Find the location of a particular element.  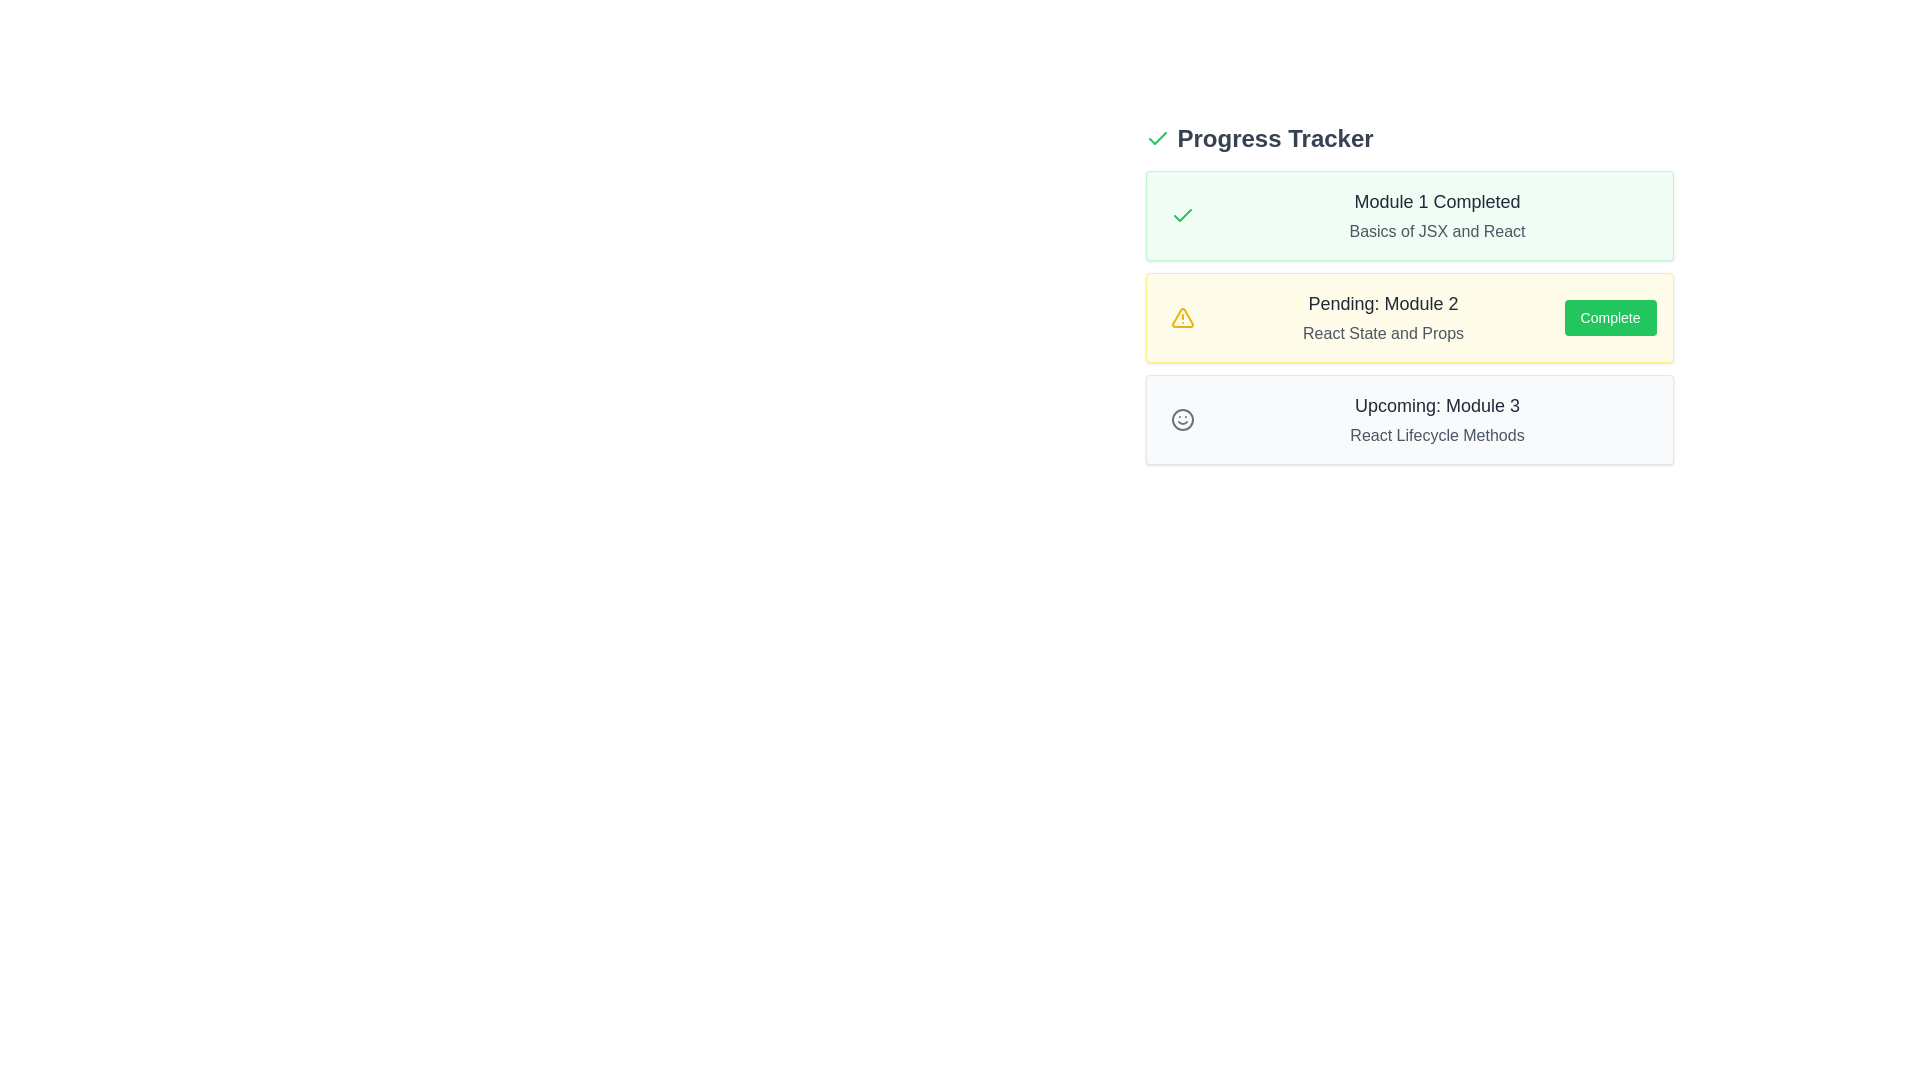

the Static Text Label indicating the status of 'Module 2' in the Progress Tracker, which displays 'Pending: Module 2' is located at coordinates (1382, 304).